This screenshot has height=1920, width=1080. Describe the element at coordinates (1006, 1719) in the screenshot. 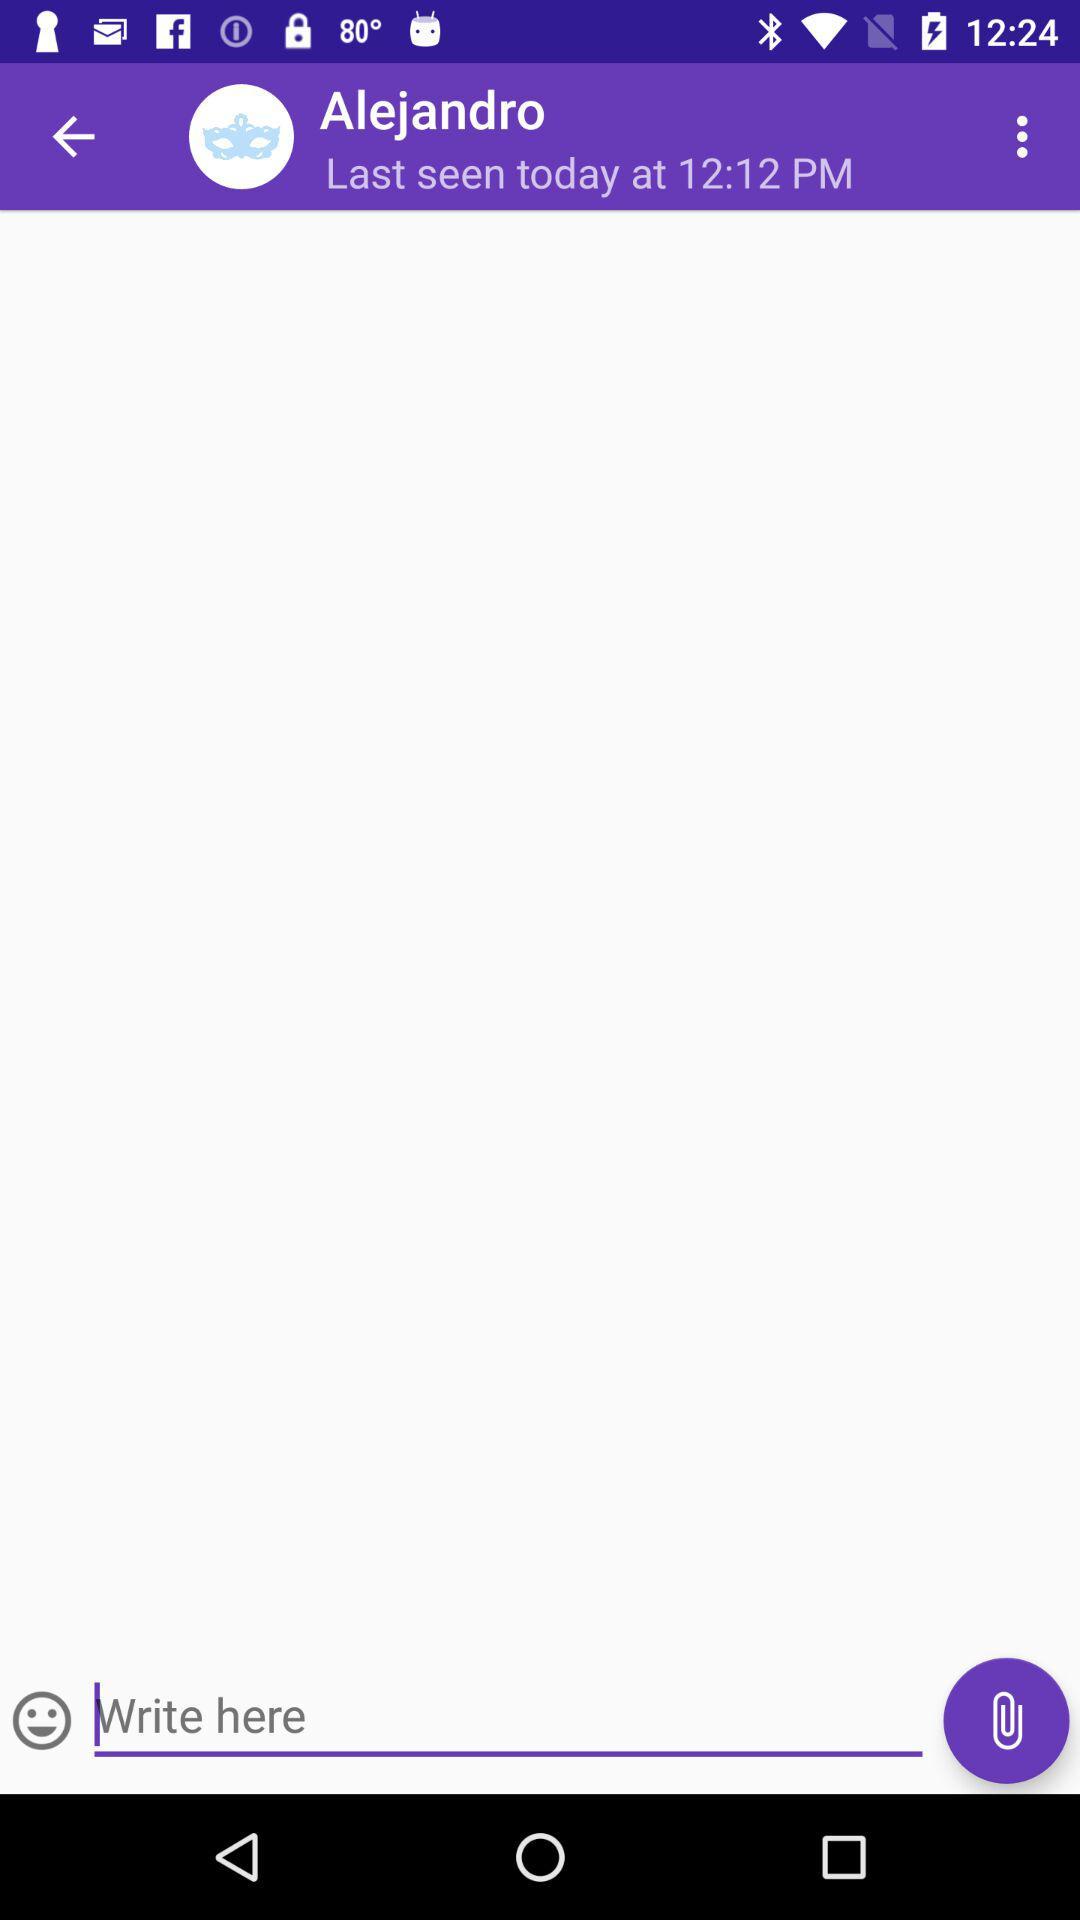

I see `the attach_file icon` at that location.